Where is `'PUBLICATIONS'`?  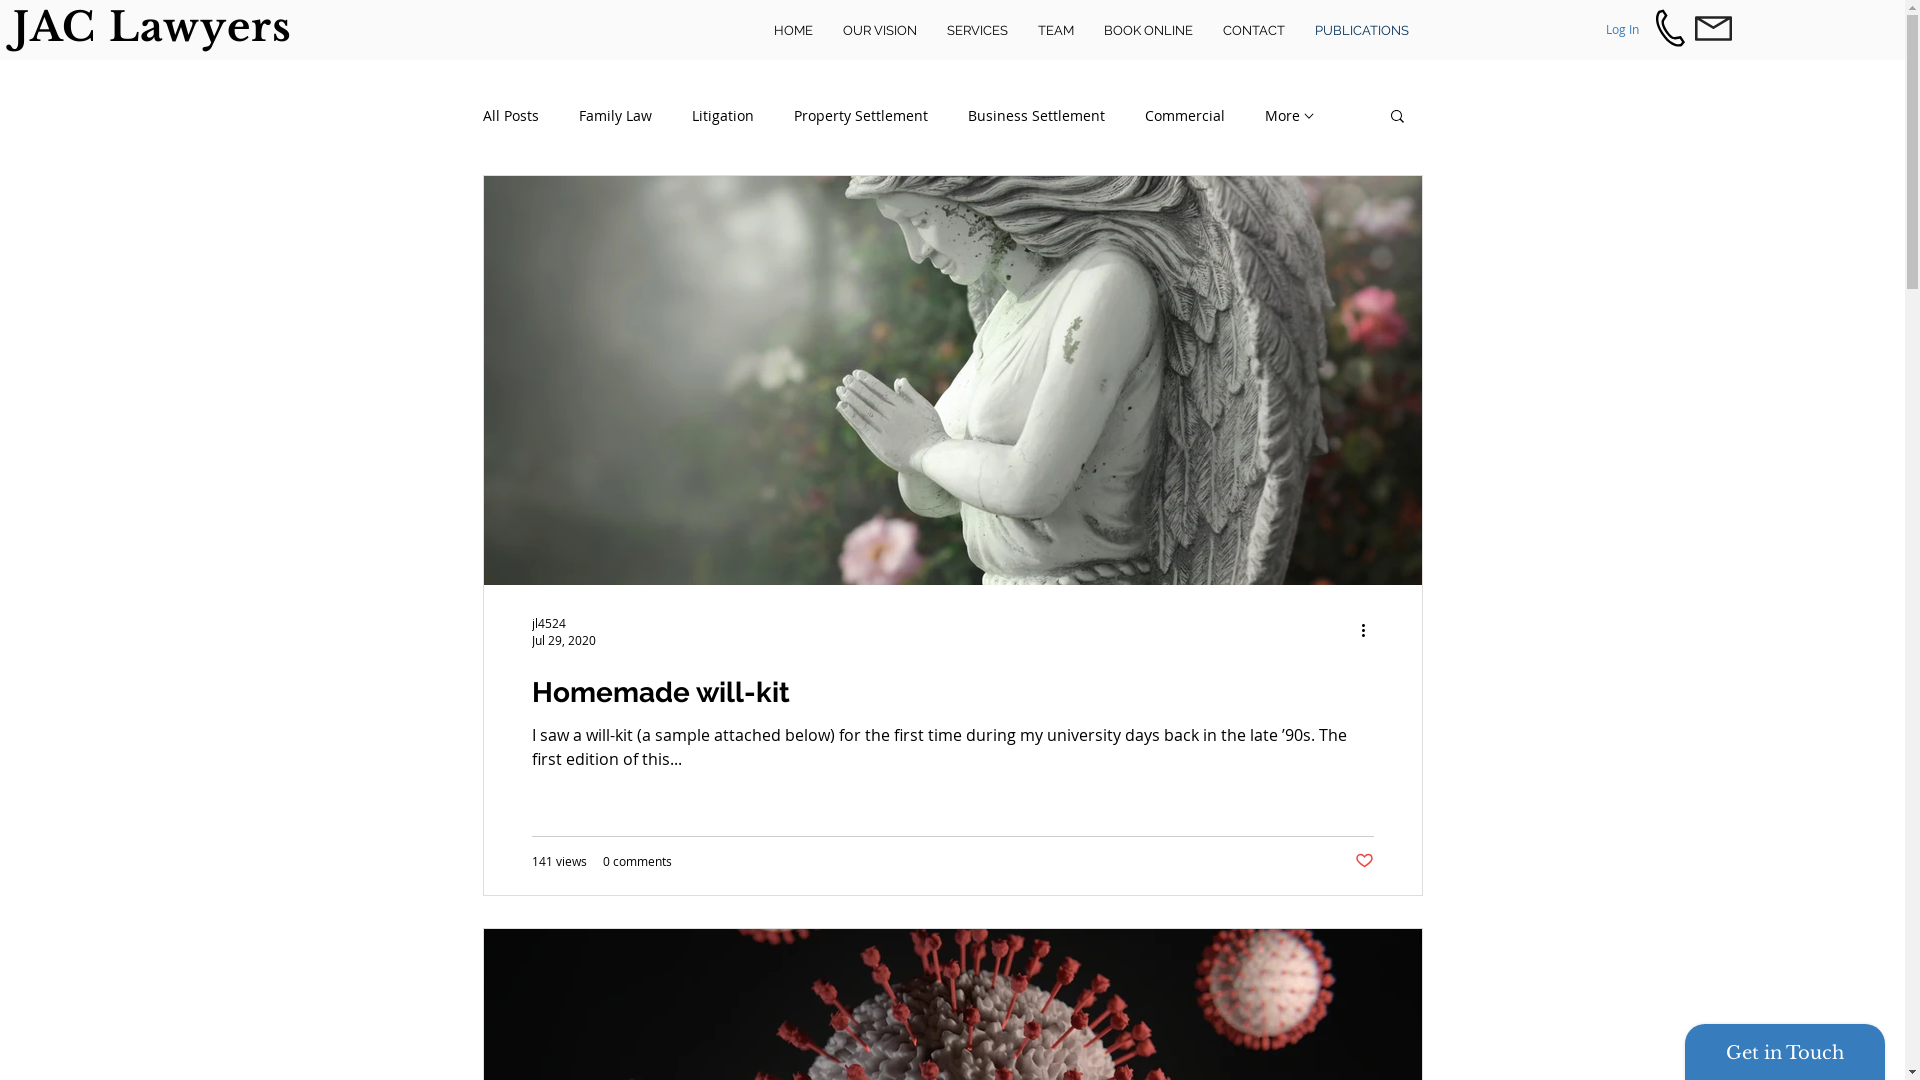 'PUBLICATIONS' is located at coordinates (1300, 30).